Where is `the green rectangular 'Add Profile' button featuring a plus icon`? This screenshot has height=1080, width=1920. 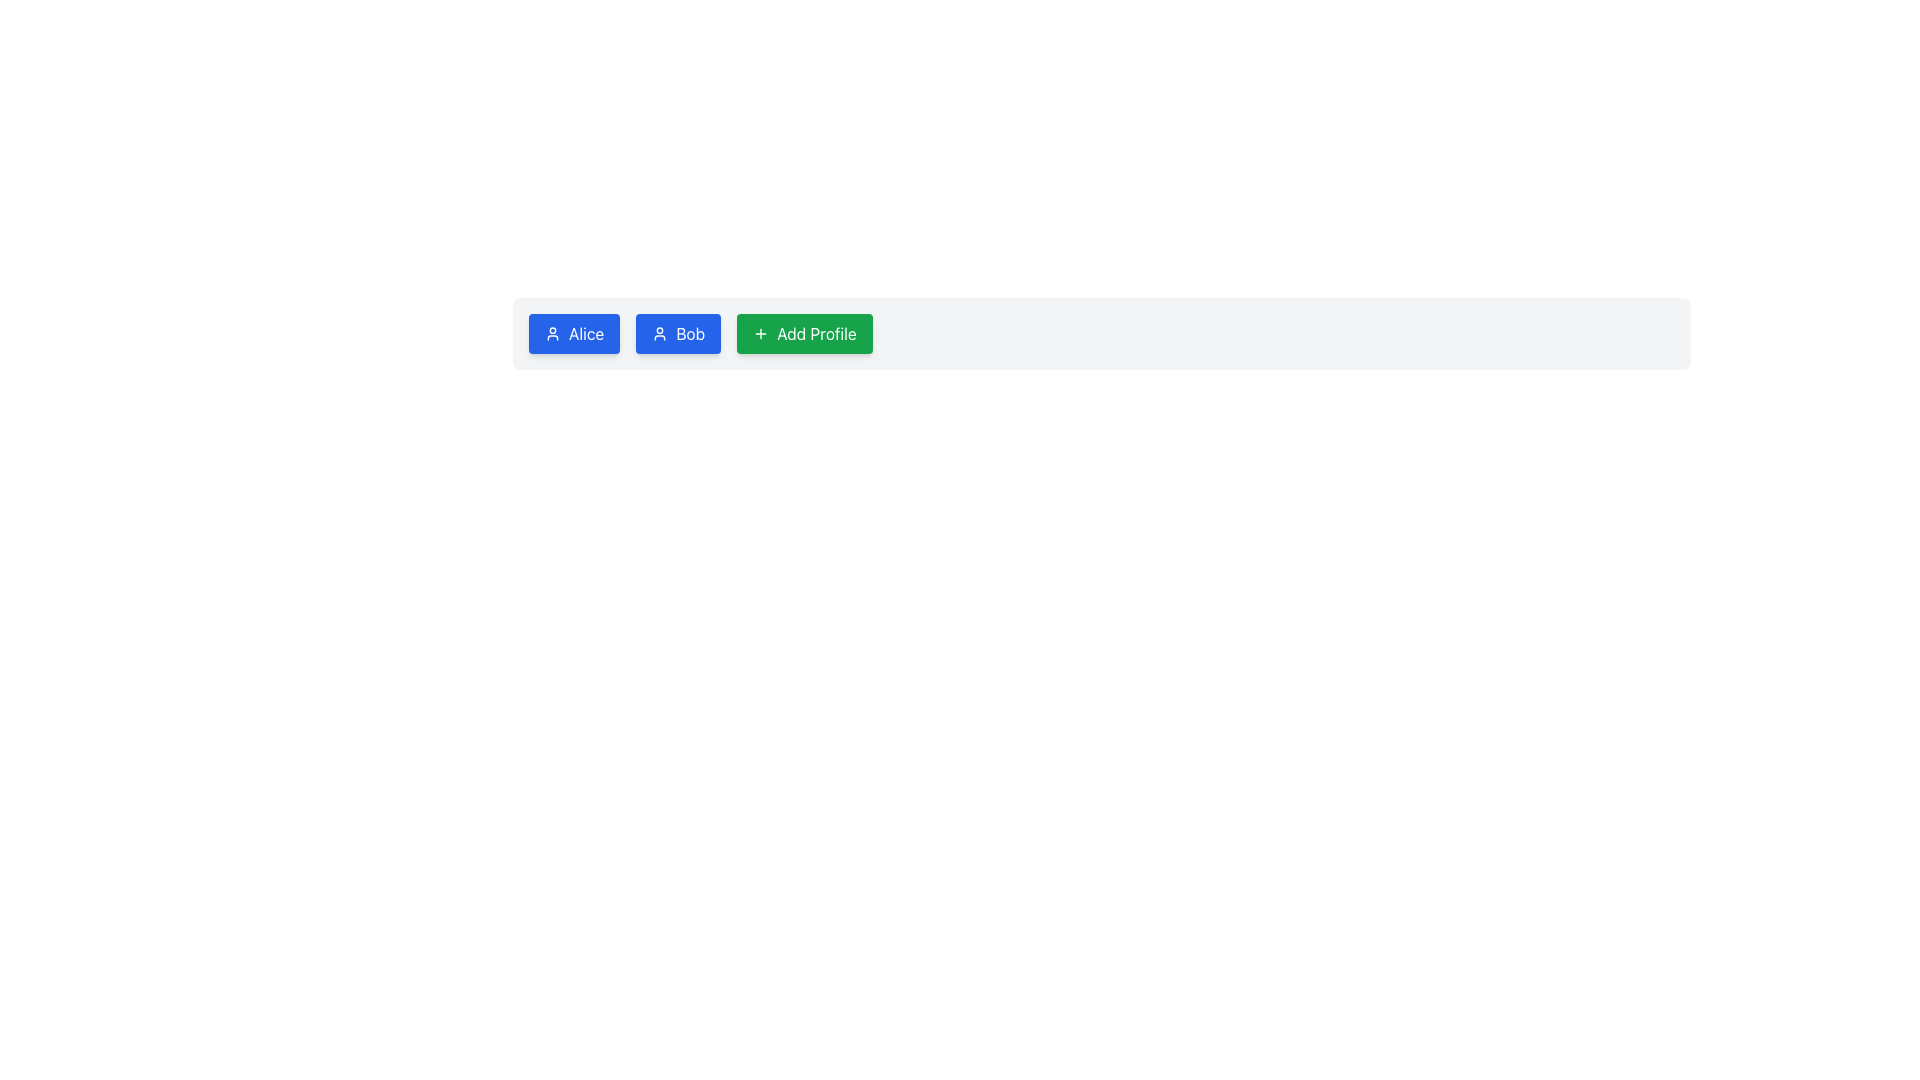 the green rectangular 'Add Profile' button featuring a plus icon is located at coordinates (804, 333).